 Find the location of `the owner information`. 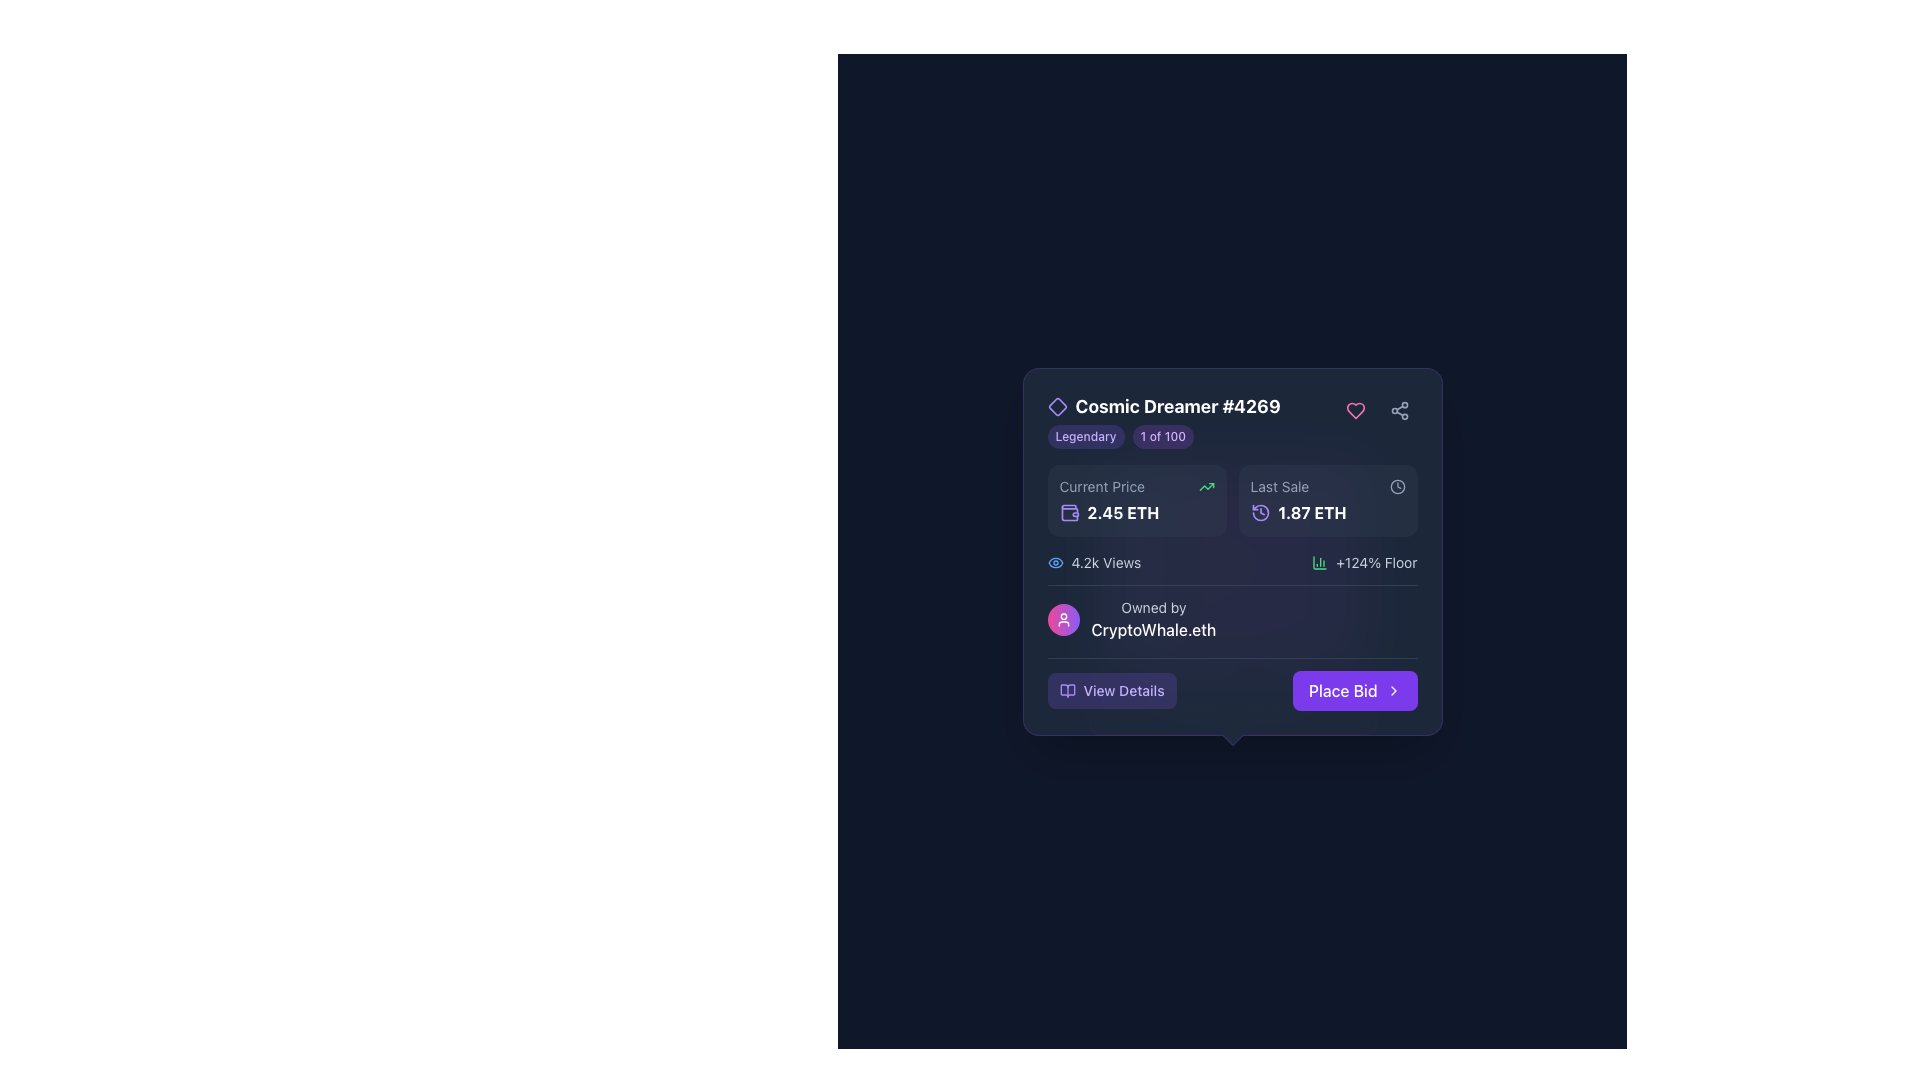

the owner information is located at coordinates (1153, 628).